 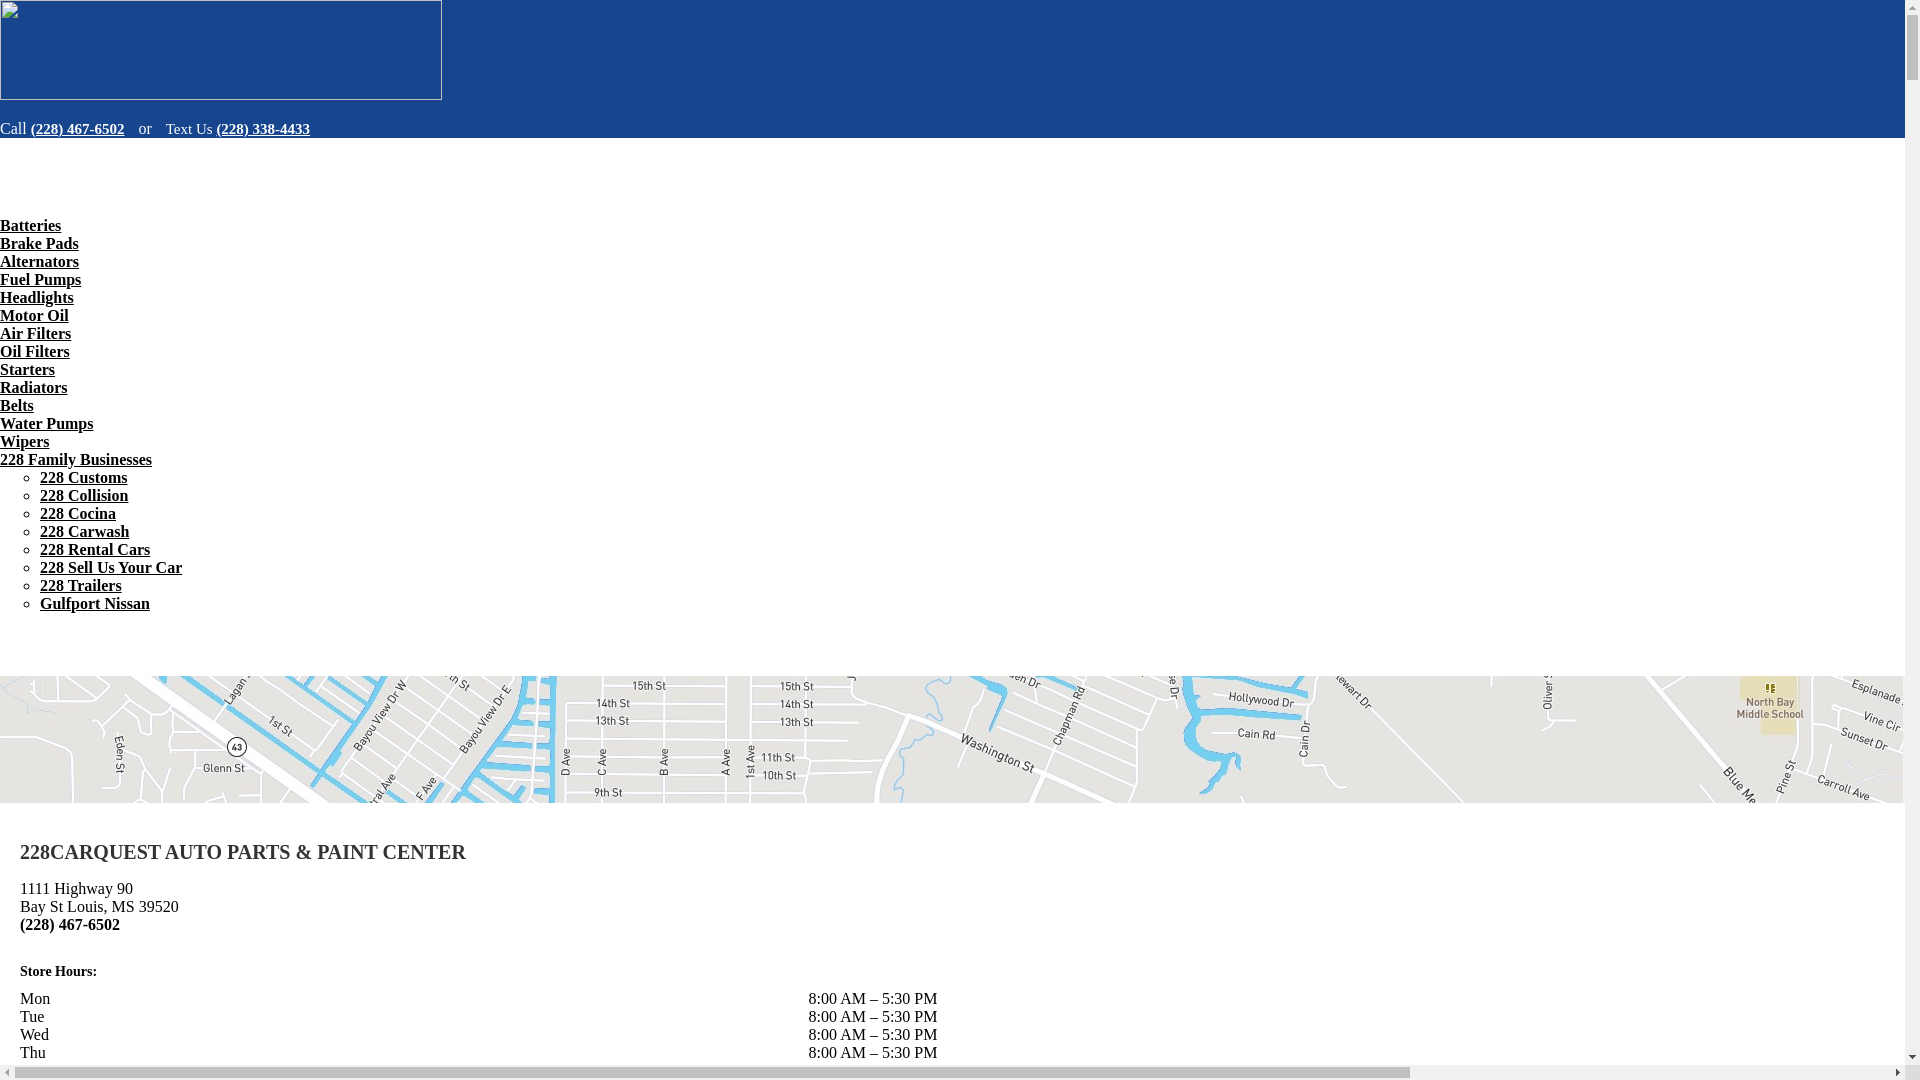 I want to click on '228 Collision', so click(x=39, y=495).